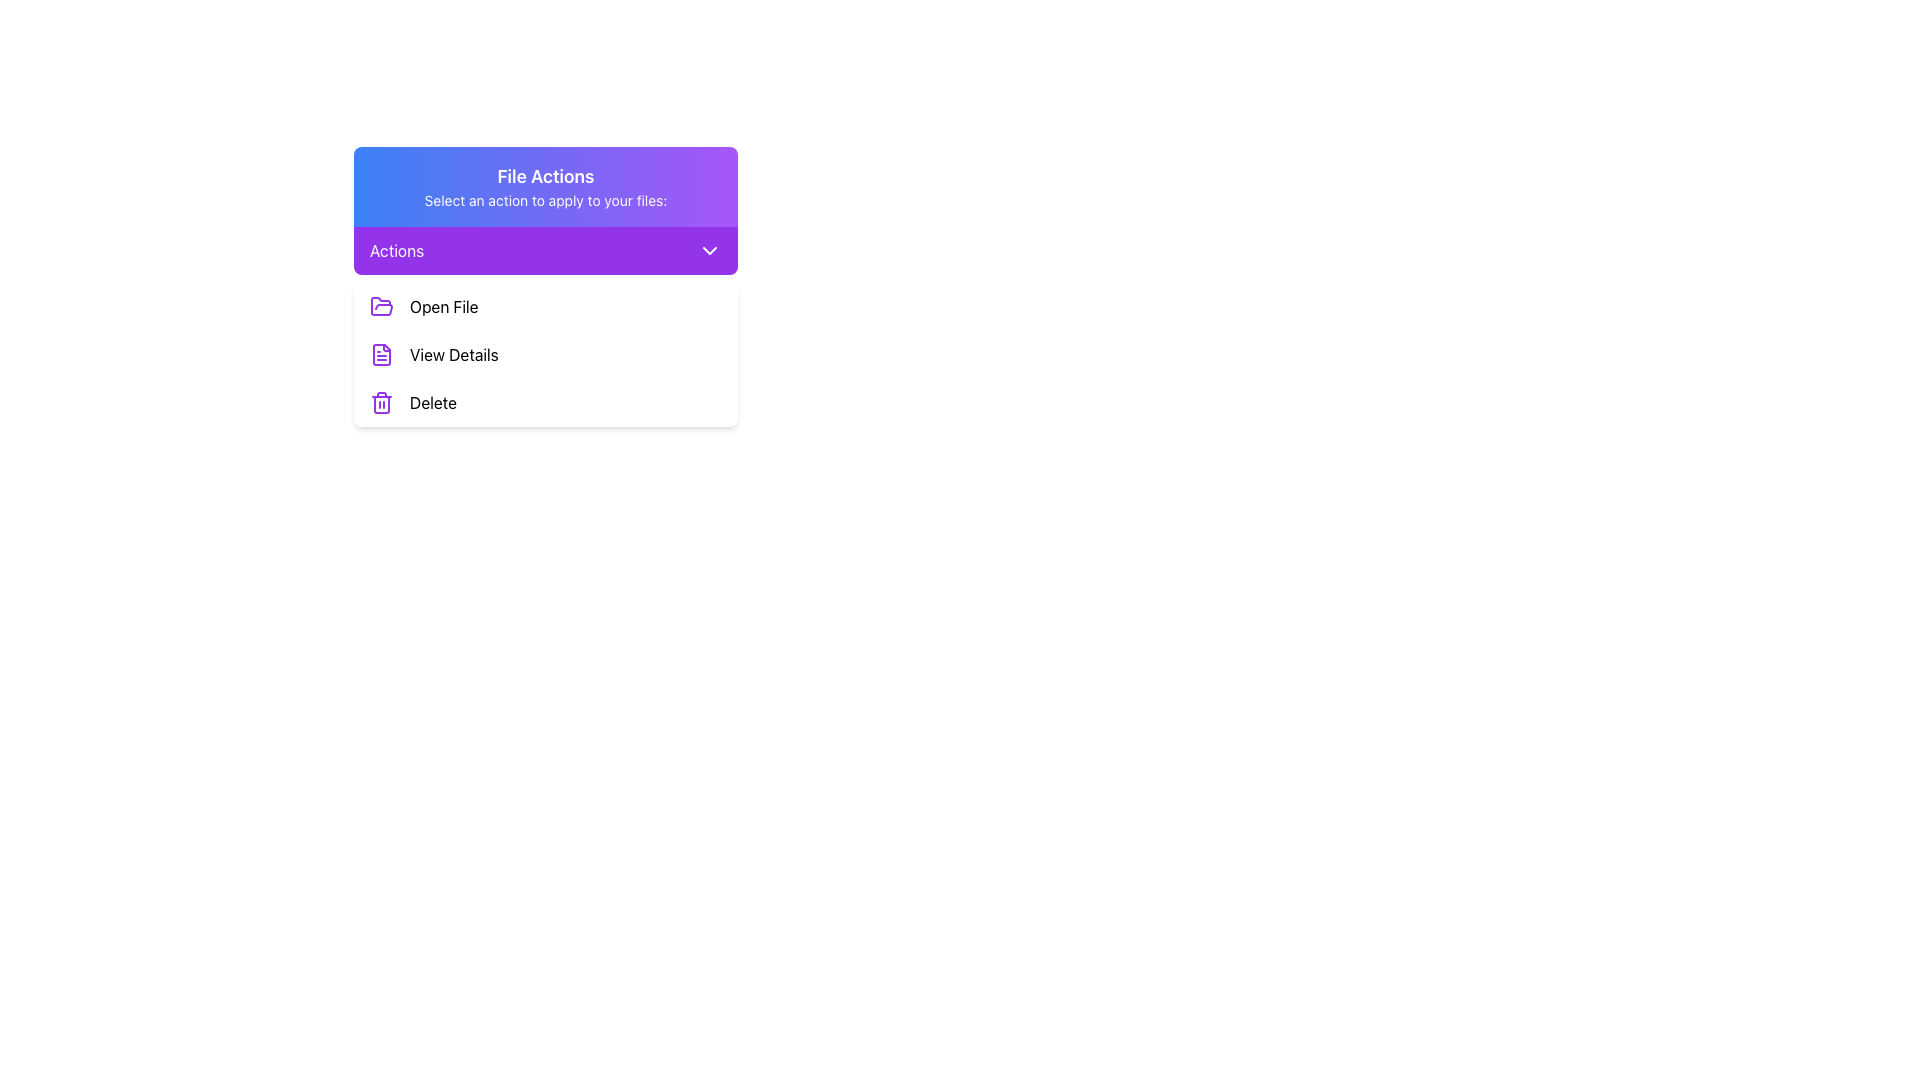 The image size is (1920, 1080). Describe the element at coordinates (710, 249) in the screenshot. I see `the downward-facing chevron icon with a purple background located at the far right of the 'Actions' header bar` at that location.